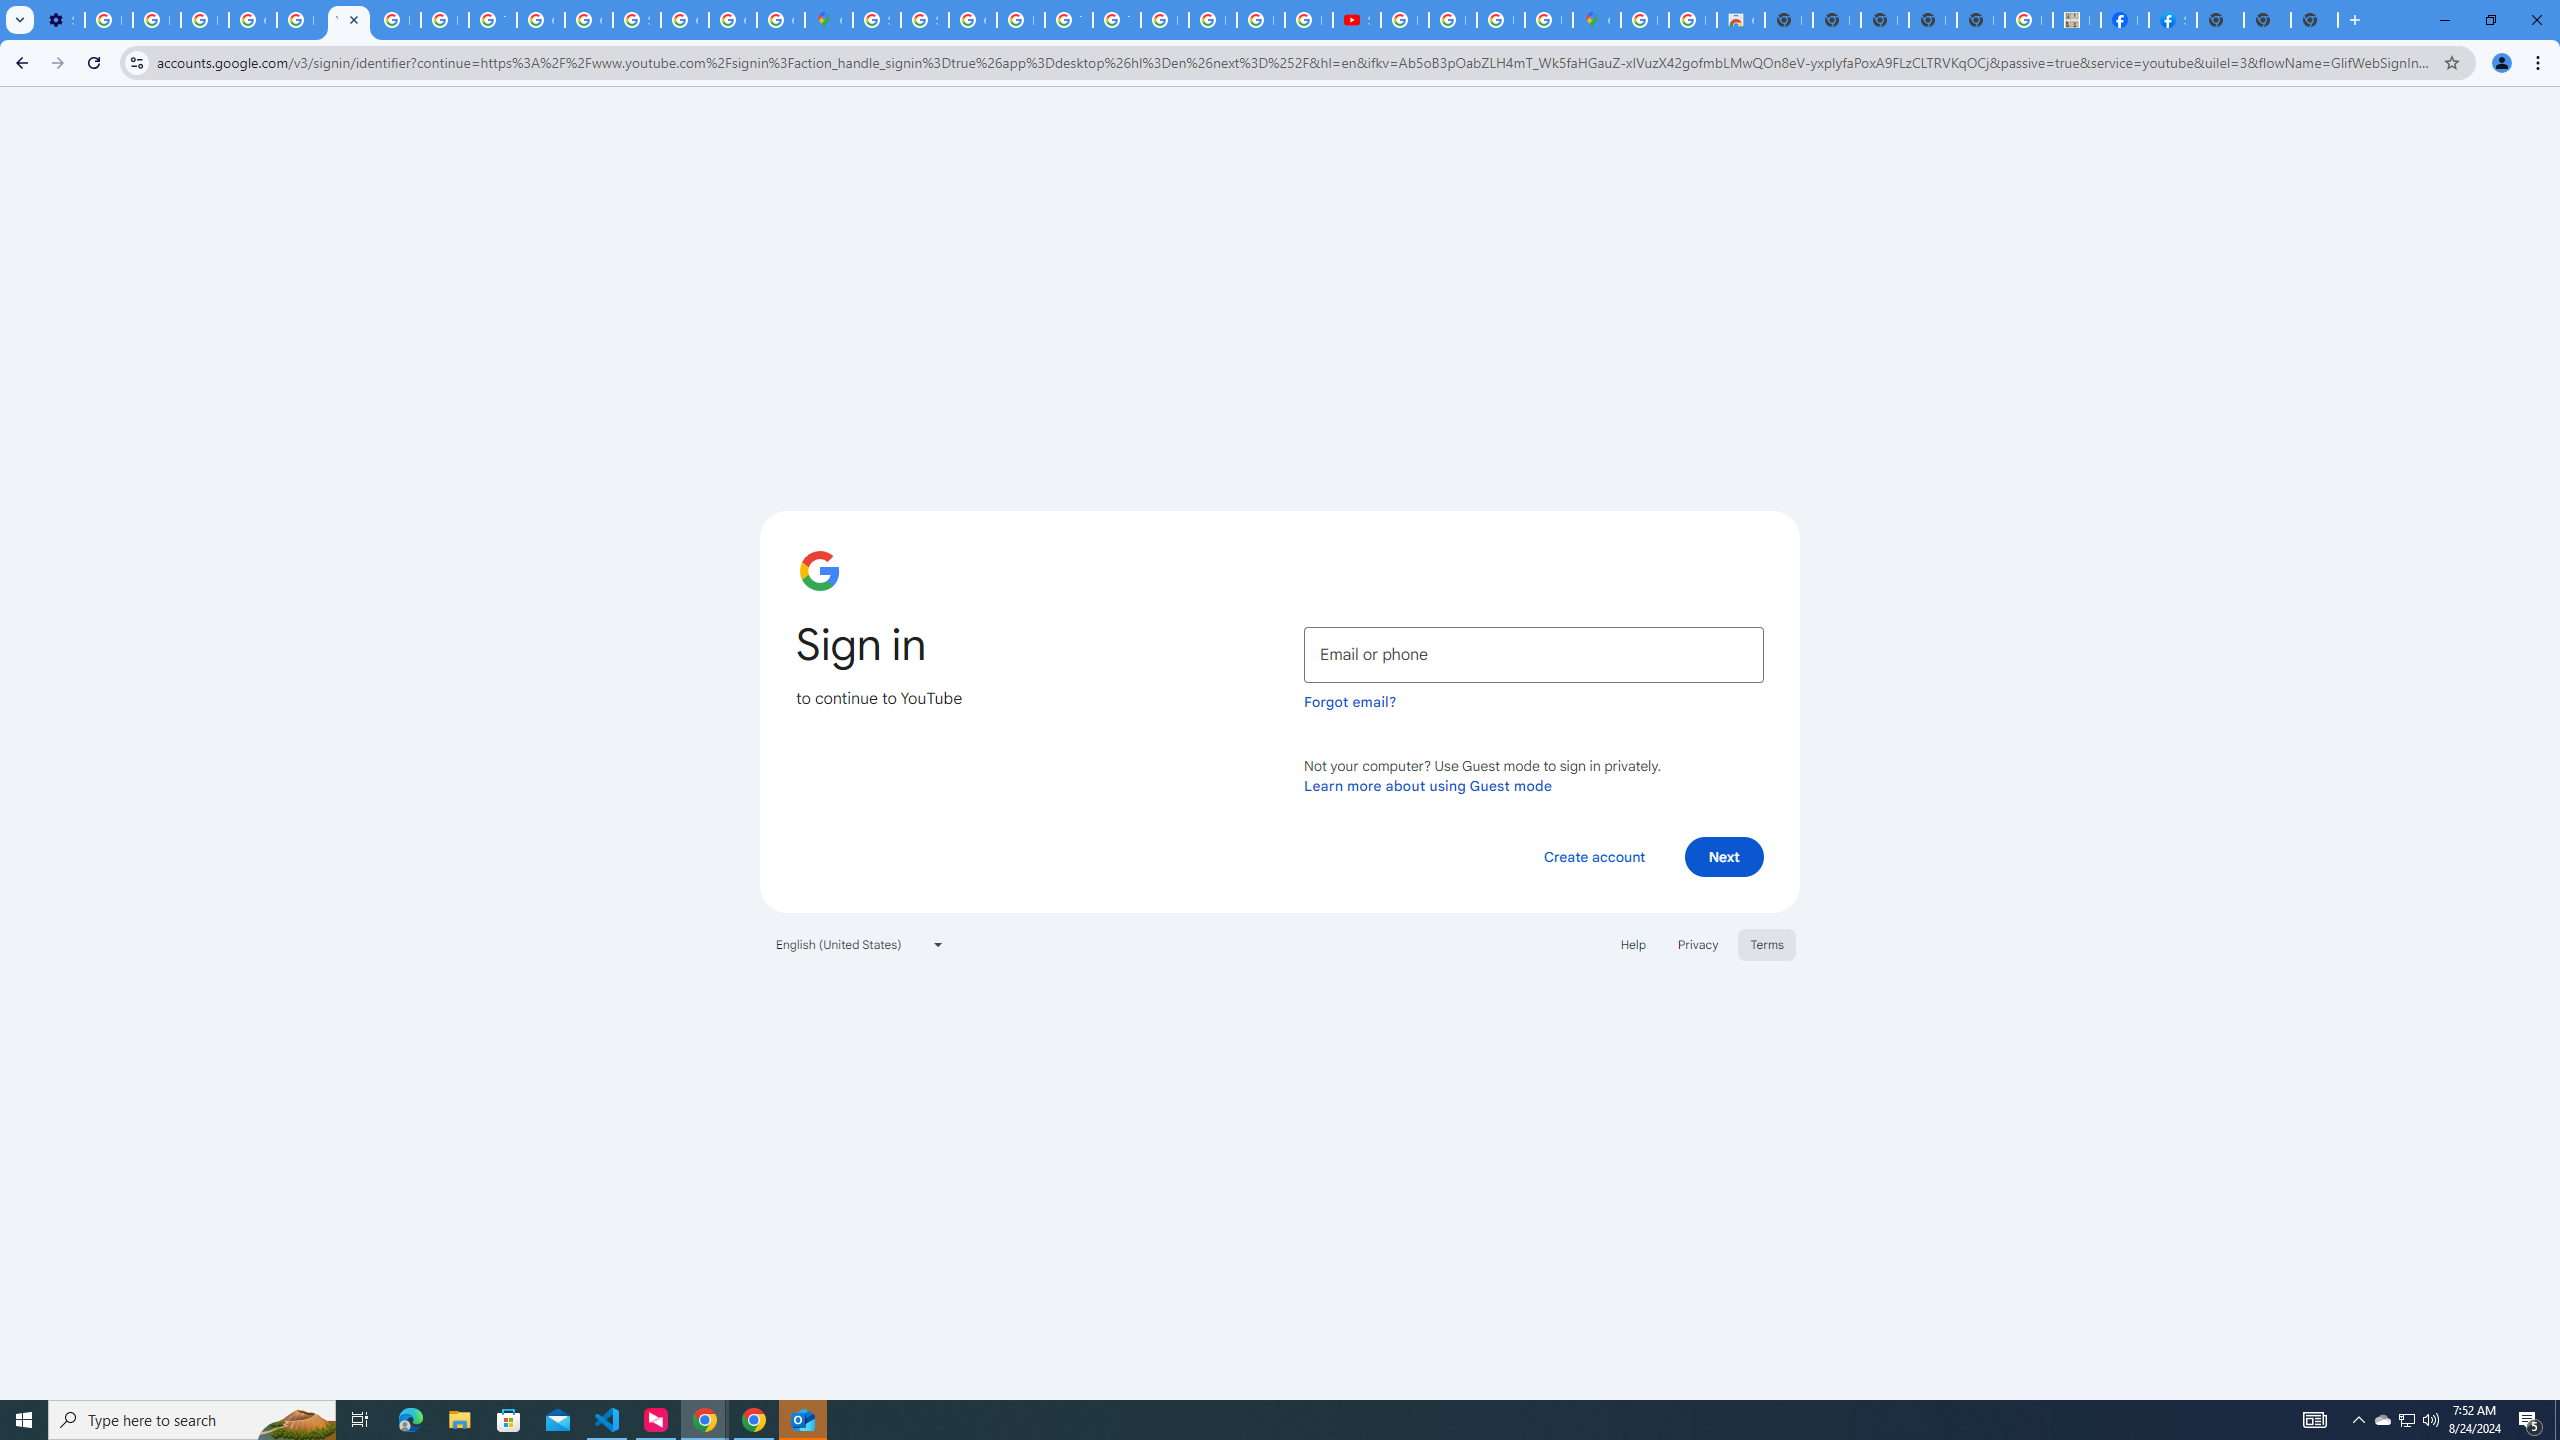 This screenshot has width=2560, height=1440. Describe the element at coordinates (299, 19) in the screenshot. I see `'Privacy Help Center - Policies Help'` at that location.